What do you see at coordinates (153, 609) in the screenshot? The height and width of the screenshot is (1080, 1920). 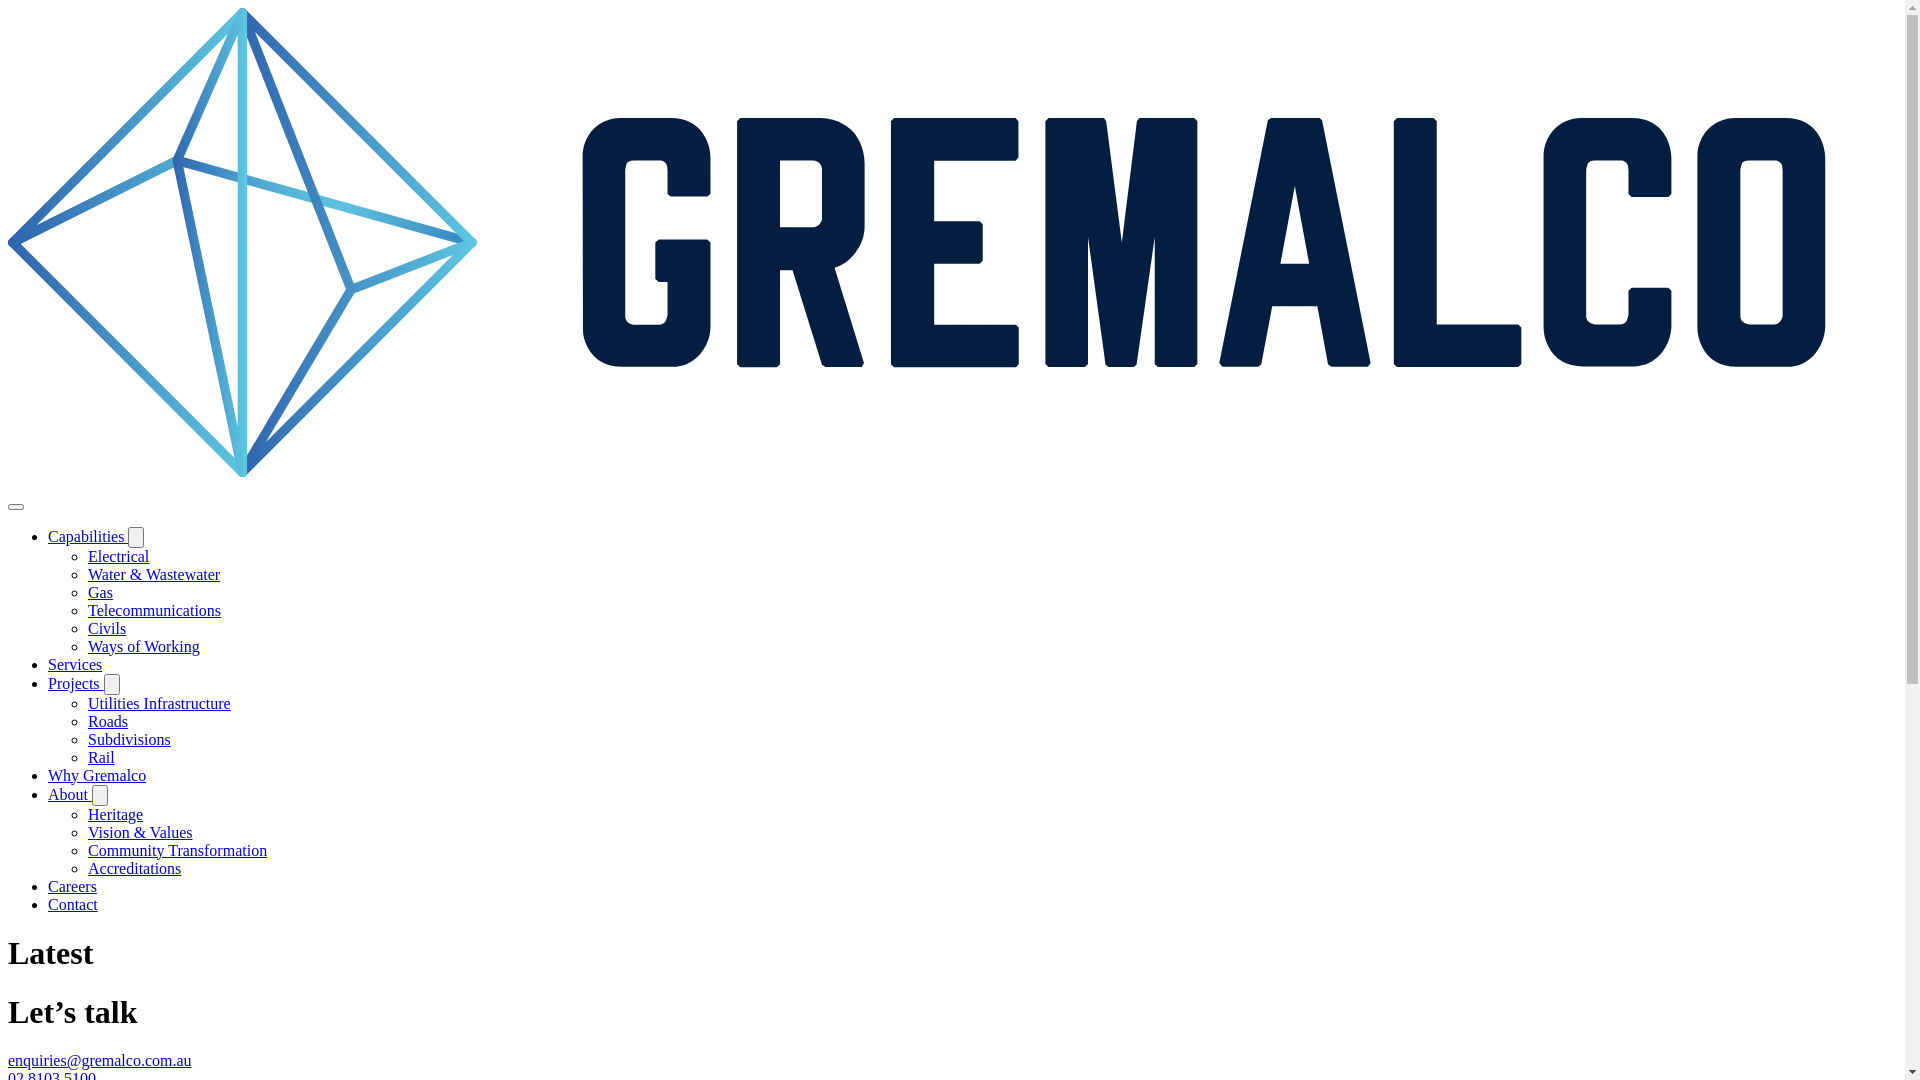 I see `'Telecommunications'` at bounding box center [153, 609].